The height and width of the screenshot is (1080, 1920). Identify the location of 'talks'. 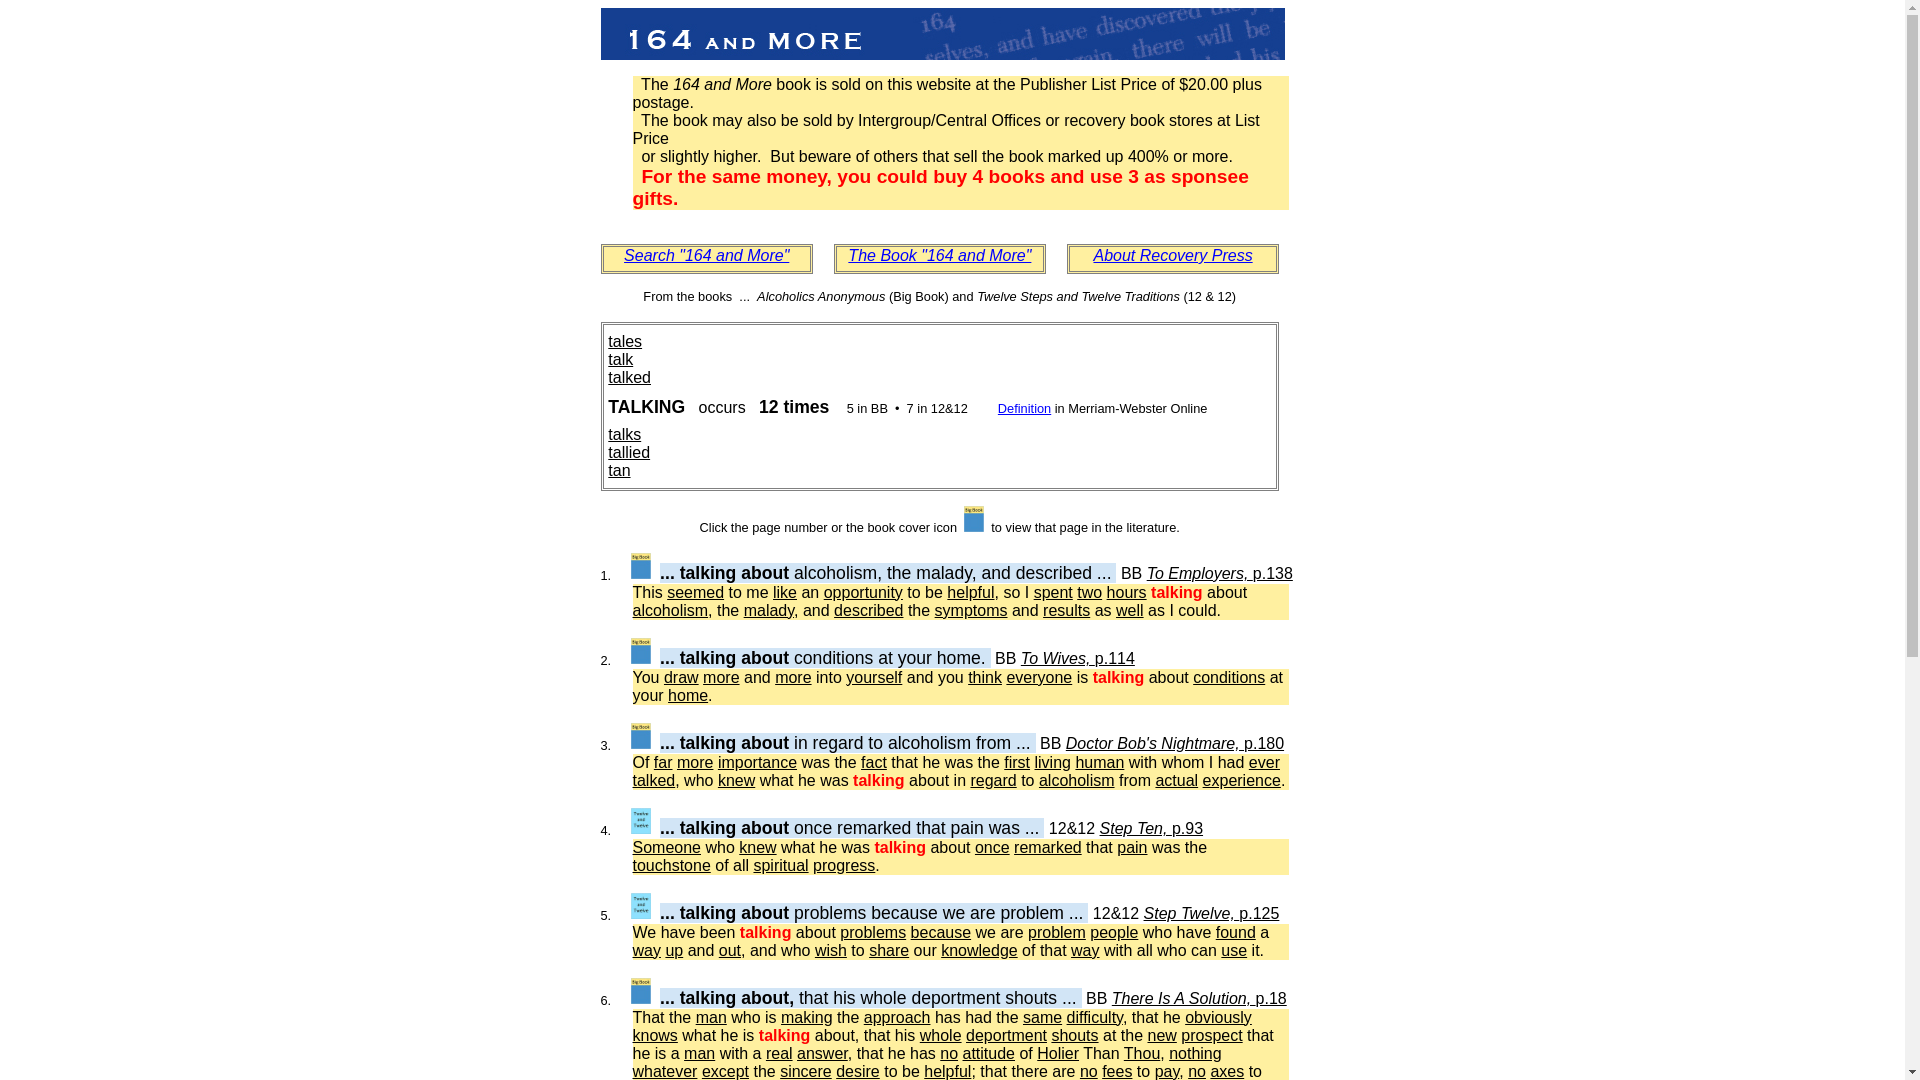
(623, 433).